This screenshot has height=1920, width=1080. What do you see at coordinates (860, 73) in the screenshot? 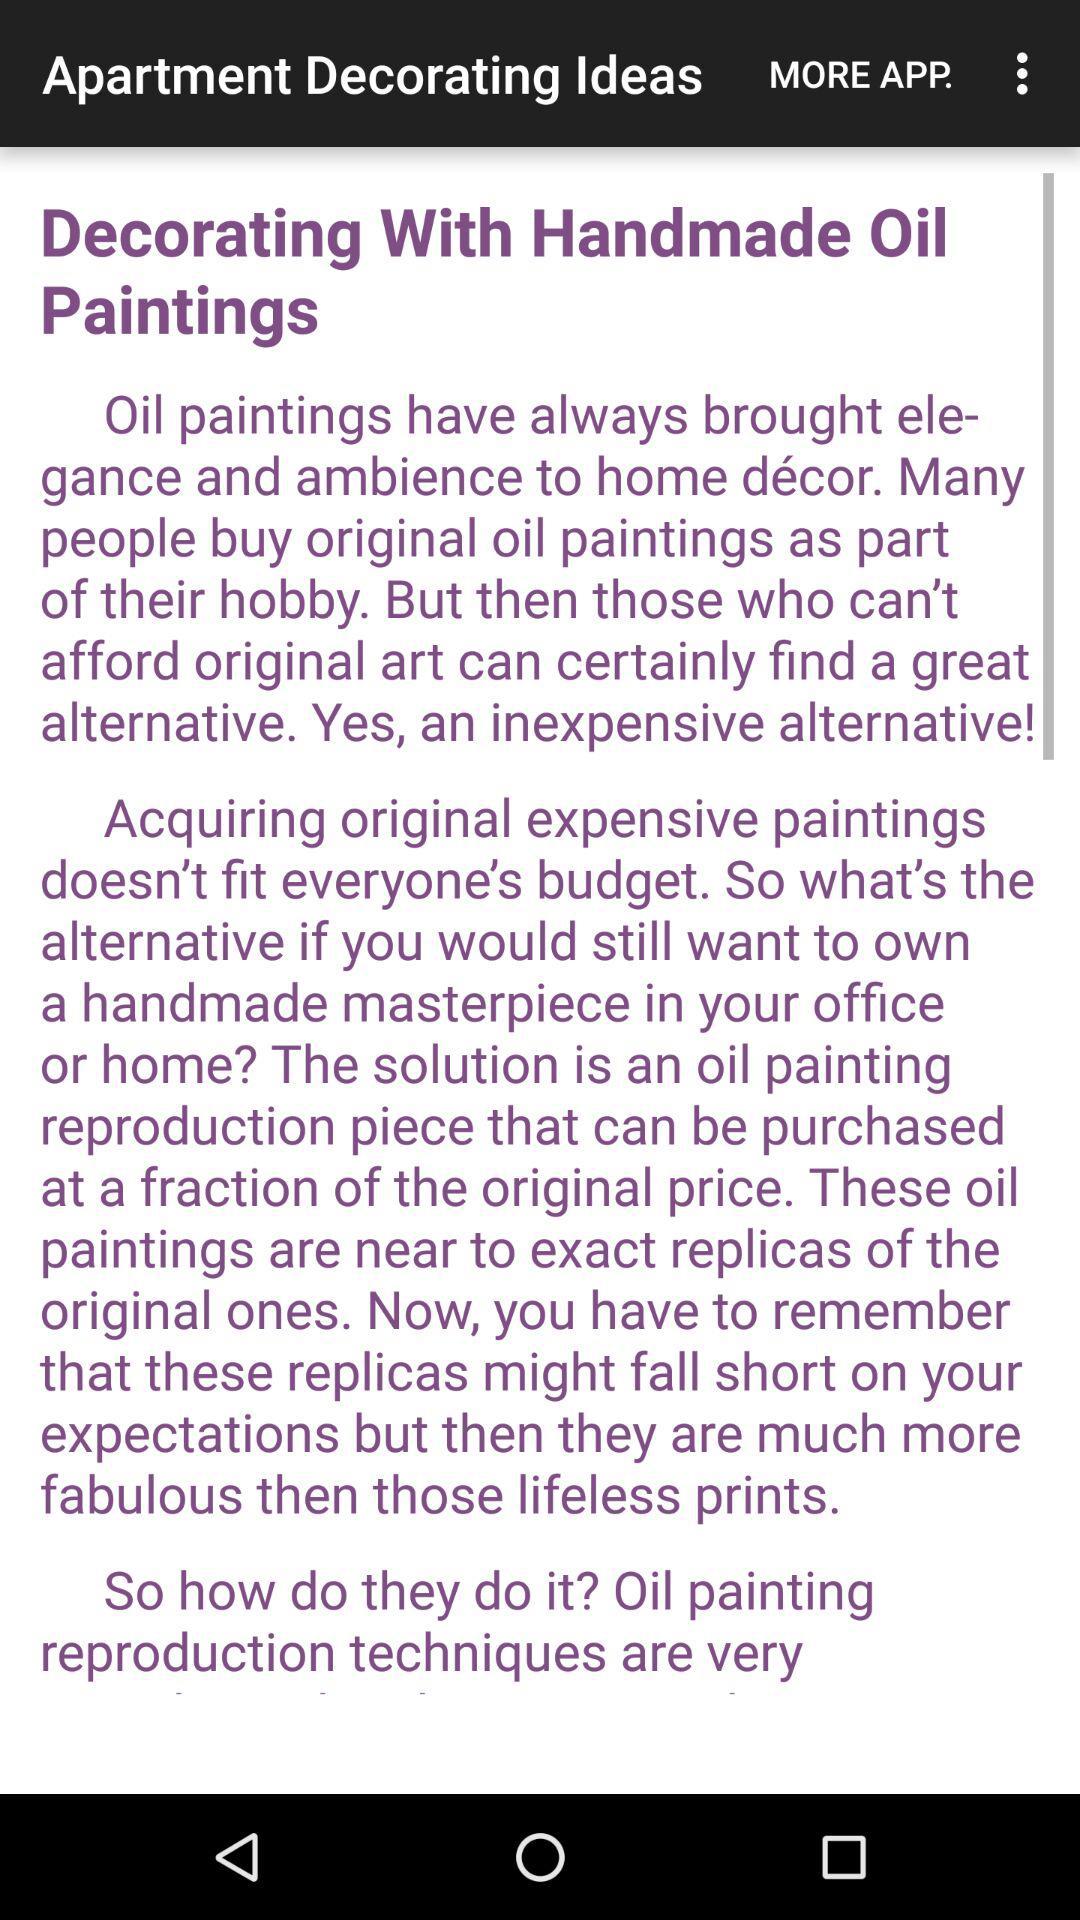
I see `item next to apartment decorating ideas item` at bounding box center [860, 73].